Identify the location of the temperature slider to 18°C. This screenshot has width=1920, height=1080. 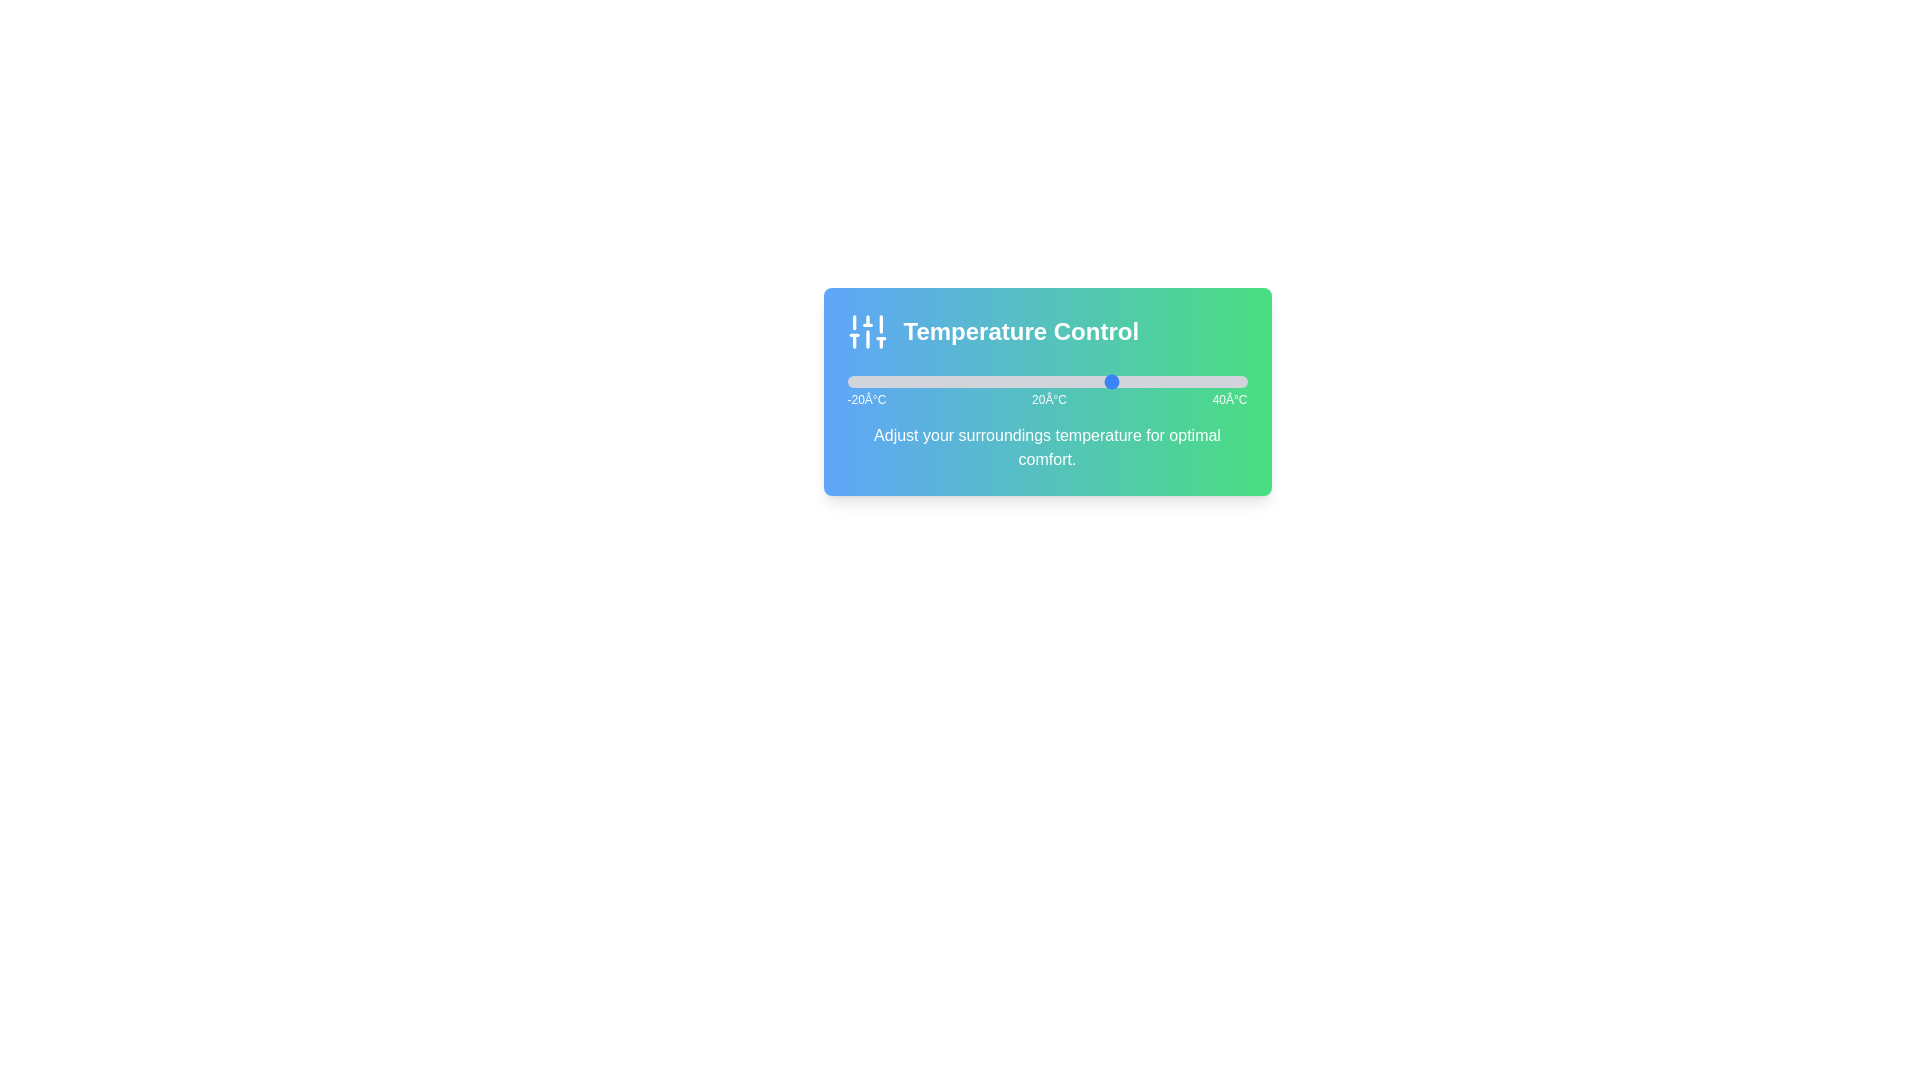
(1099, 381).